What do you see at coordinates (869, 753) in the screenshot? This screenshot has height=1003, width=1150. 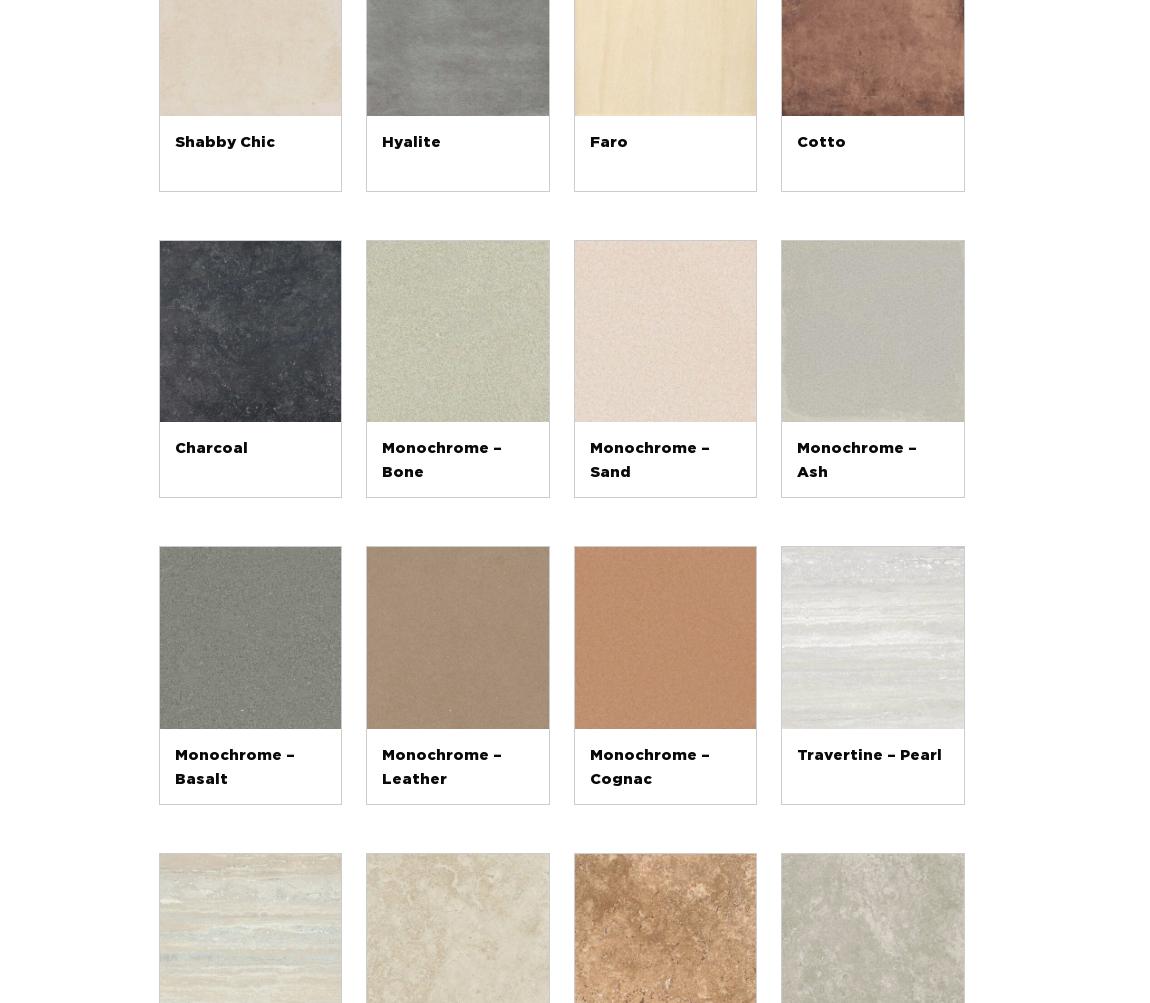 I see `'Travertine – Pearl'` at bounding box center [869, 753].